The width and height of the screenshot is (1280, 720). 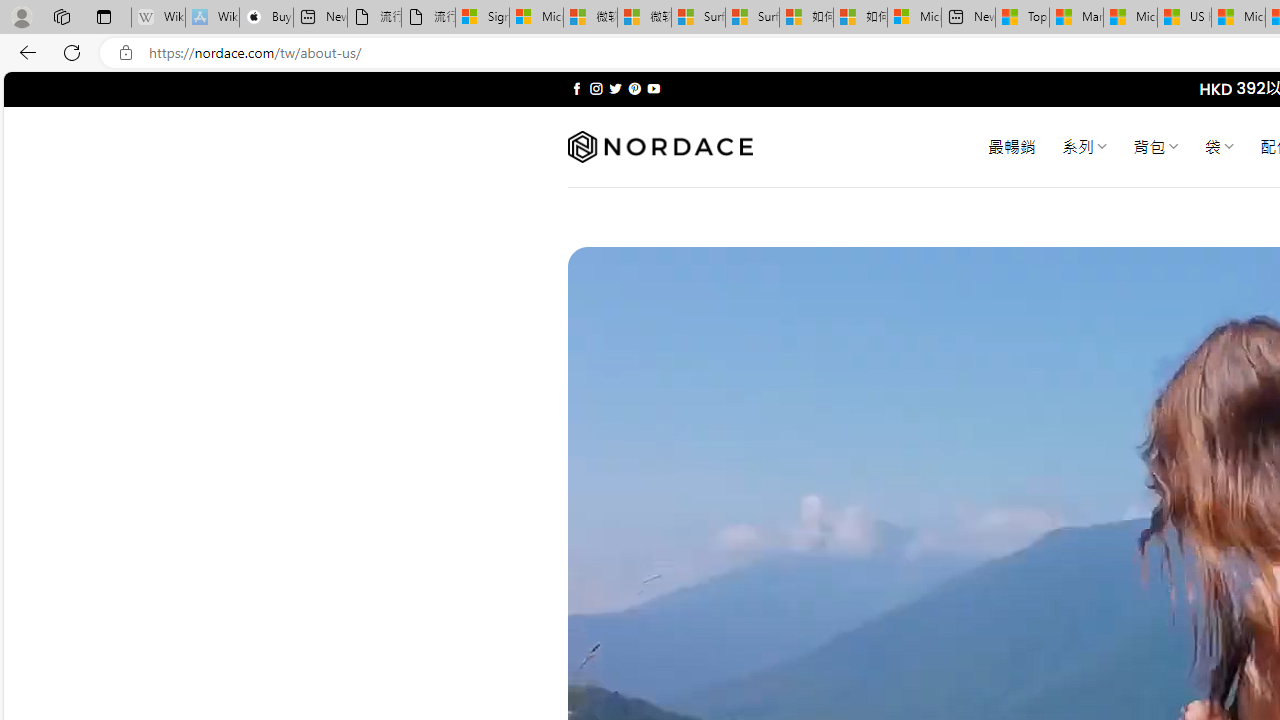 What do you see at coordinates (614, 88) in the screenshot?
I see `'Follow on Twitter'` at bounding box center [614, 88].